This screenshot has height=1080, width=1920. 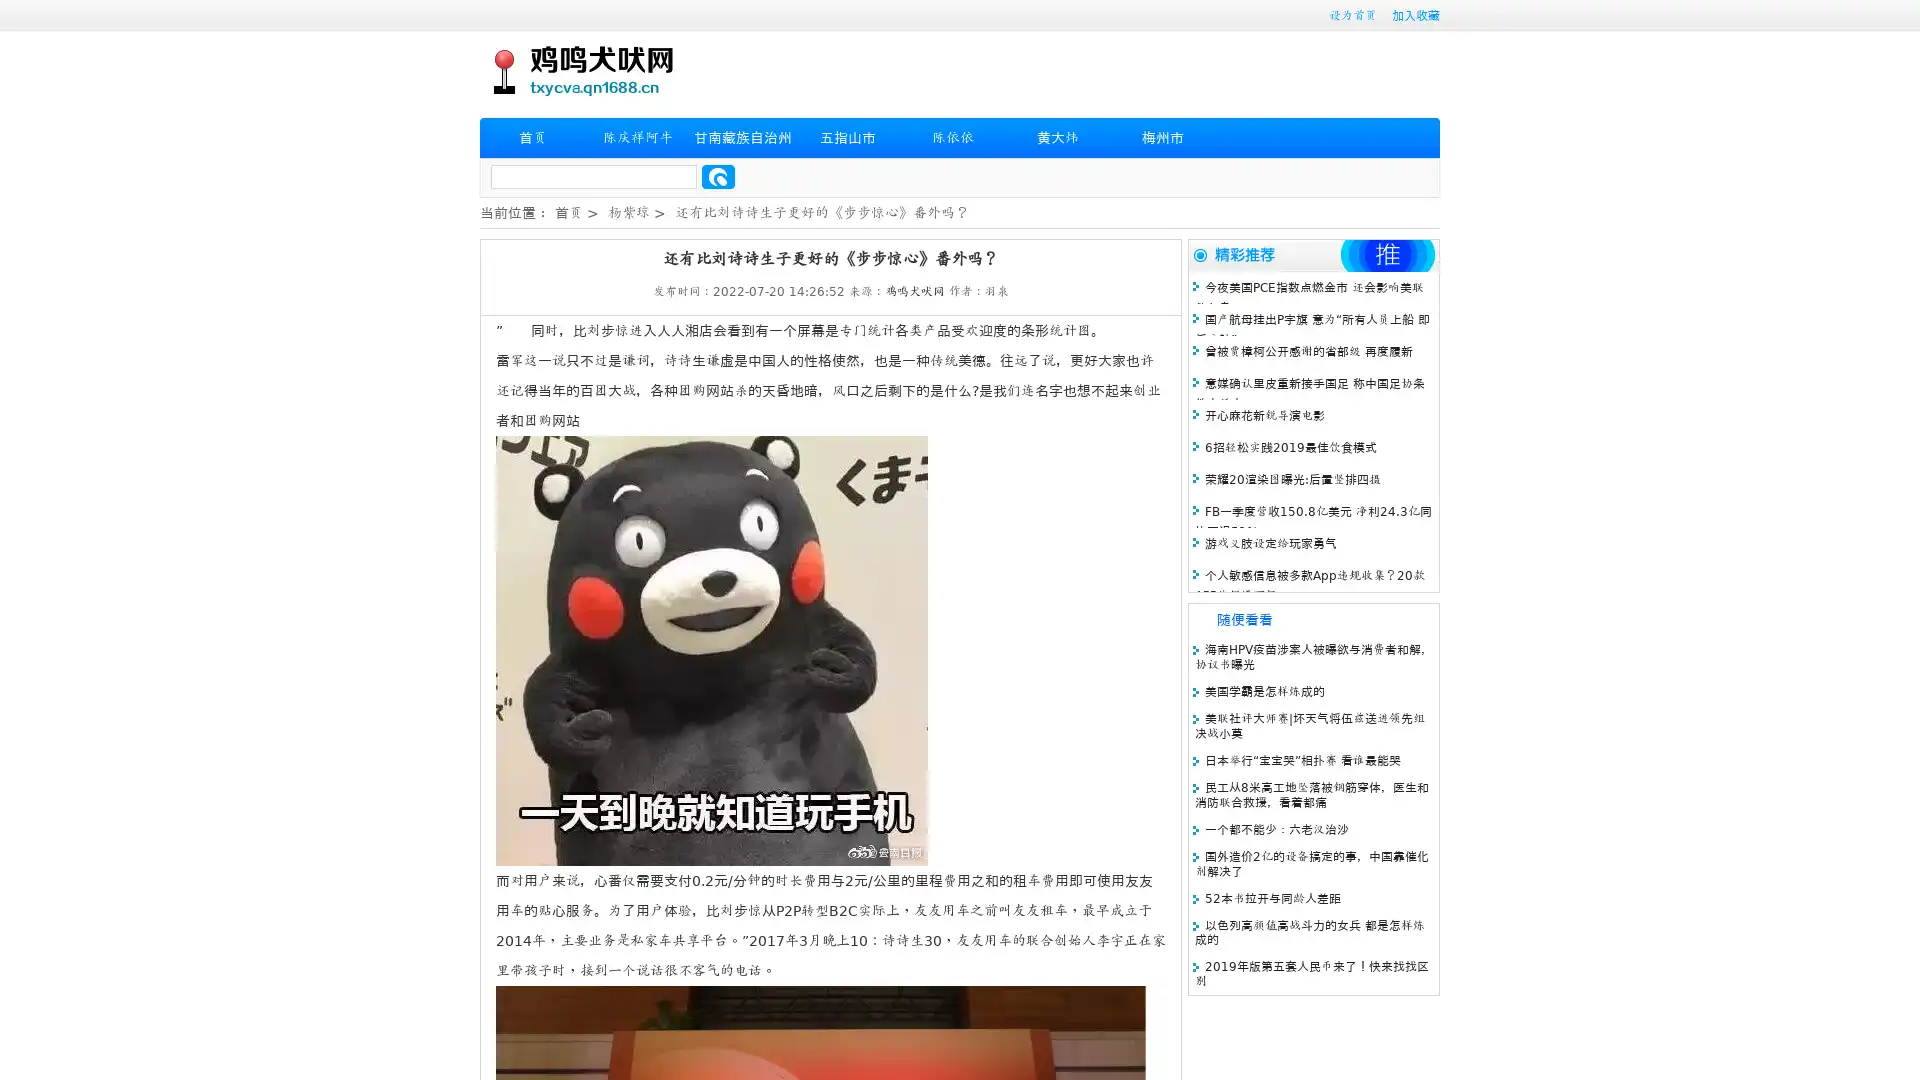 I want to click on Search, so click(x=718, y=176).